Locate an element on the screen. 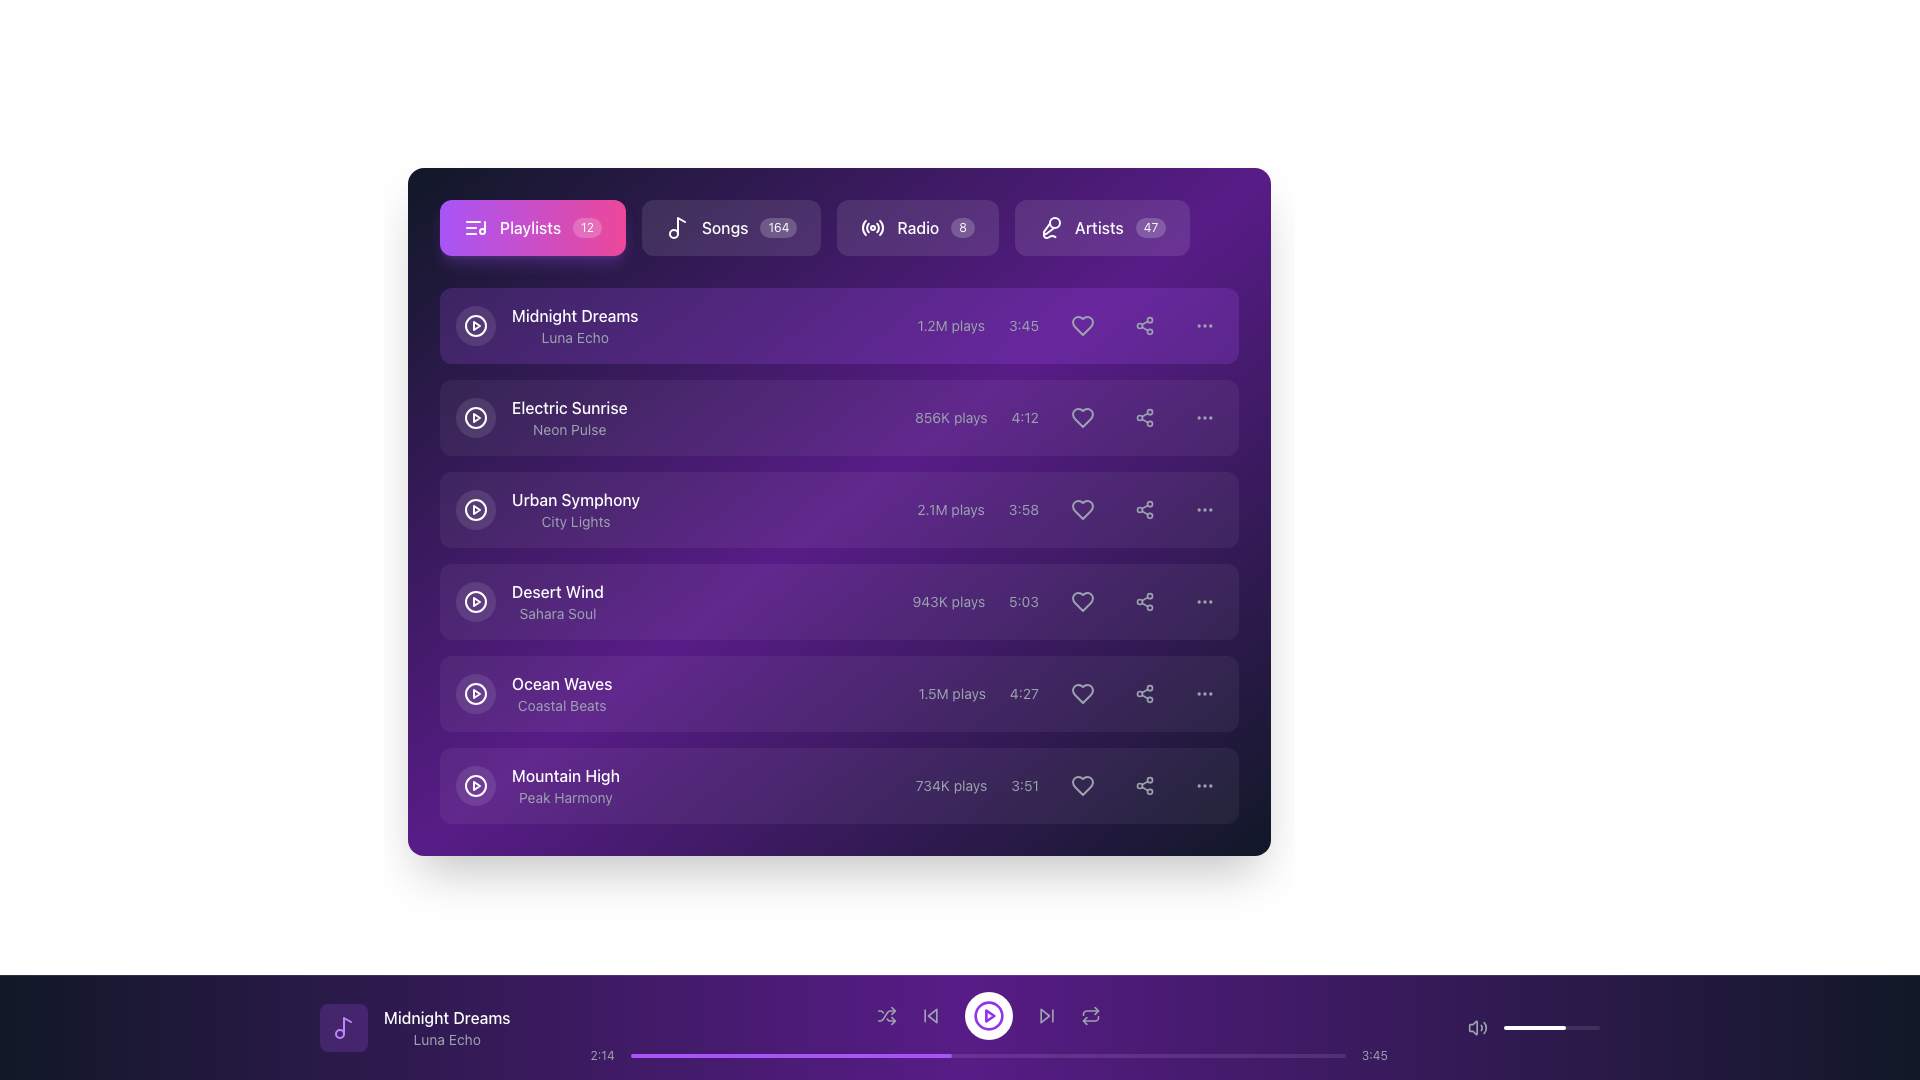 The height and width of the screenshot is (1080, 1920). the subtitle text labeled 'Sahara Soul', which is a small, gray-colored font positioned below the bold text 'Desert Wind' is located at coordinates (557, 612).